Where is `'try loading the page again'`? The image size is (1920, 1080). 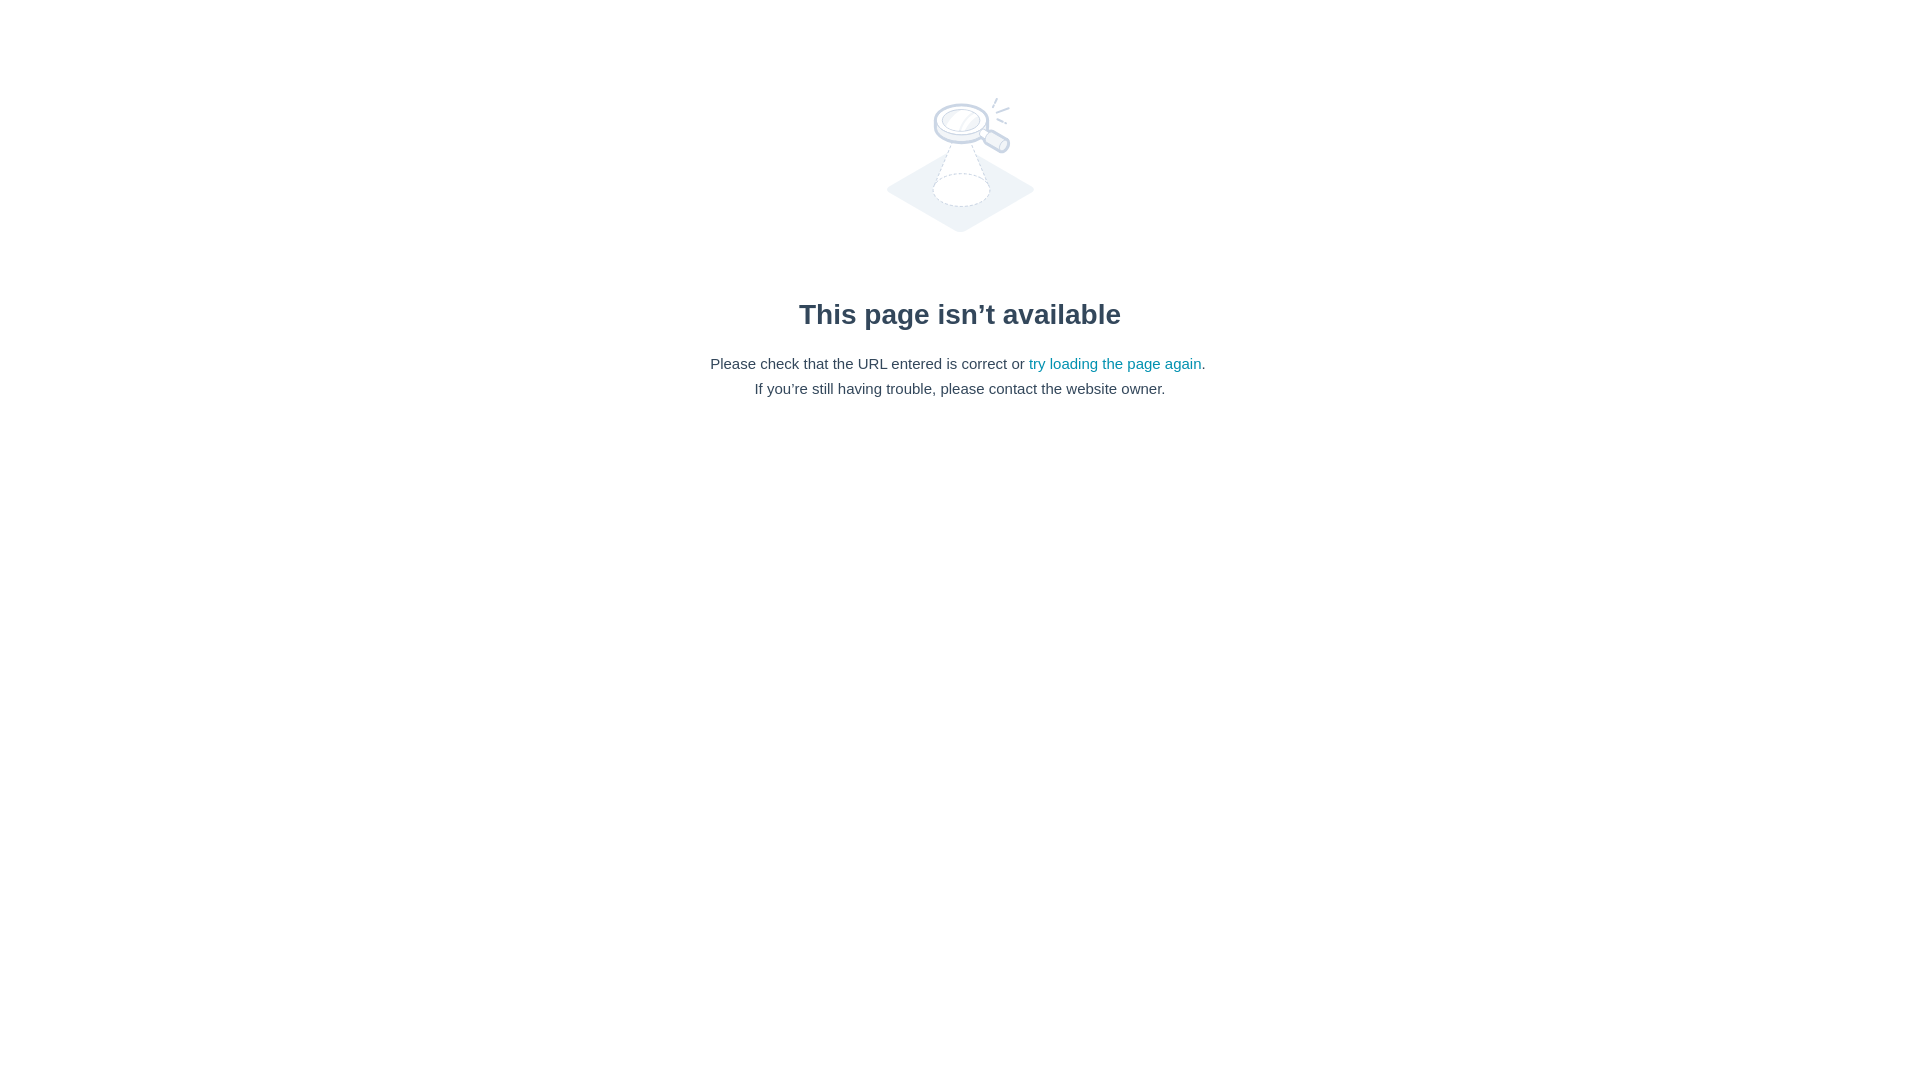
'try loading the page again' is located at coordinates (1114, 362).